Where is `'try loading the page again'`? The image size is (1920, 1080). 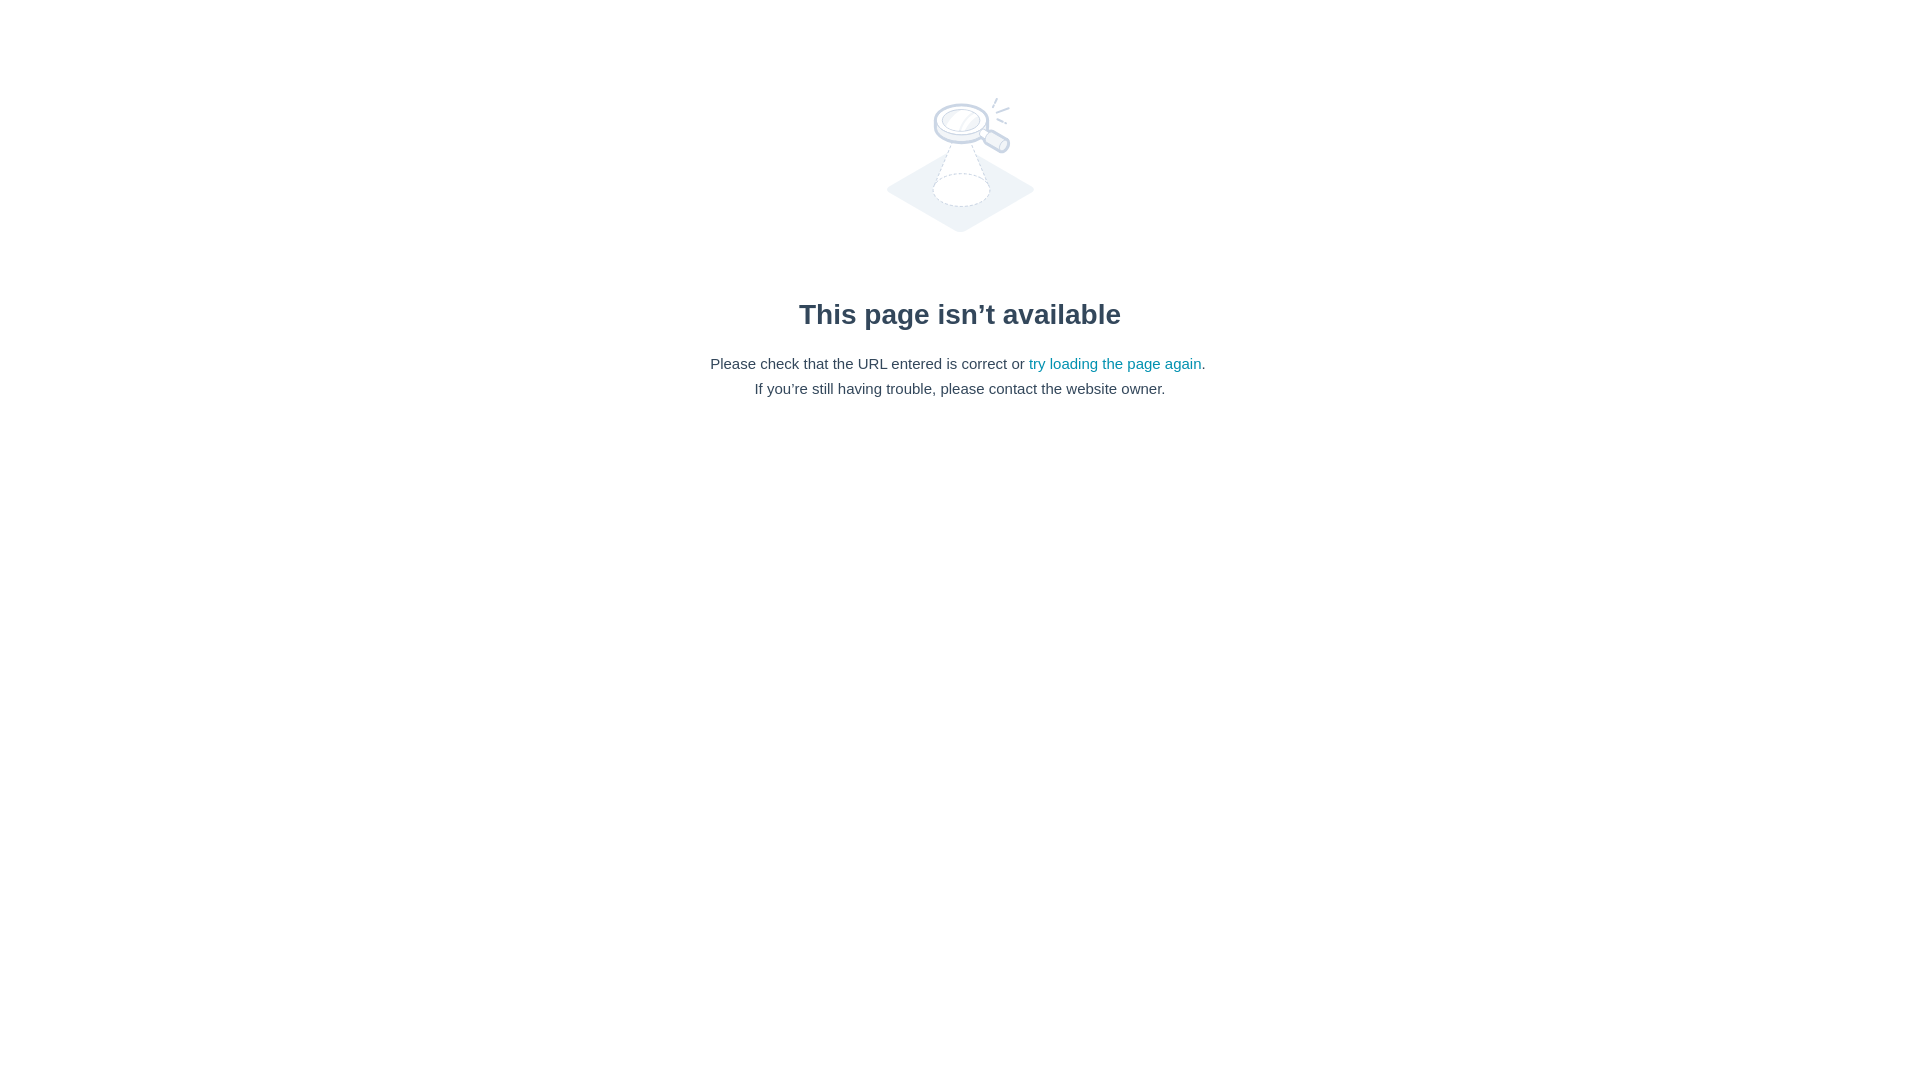
'try loading the page again' is located at coordinates (1114, 362).